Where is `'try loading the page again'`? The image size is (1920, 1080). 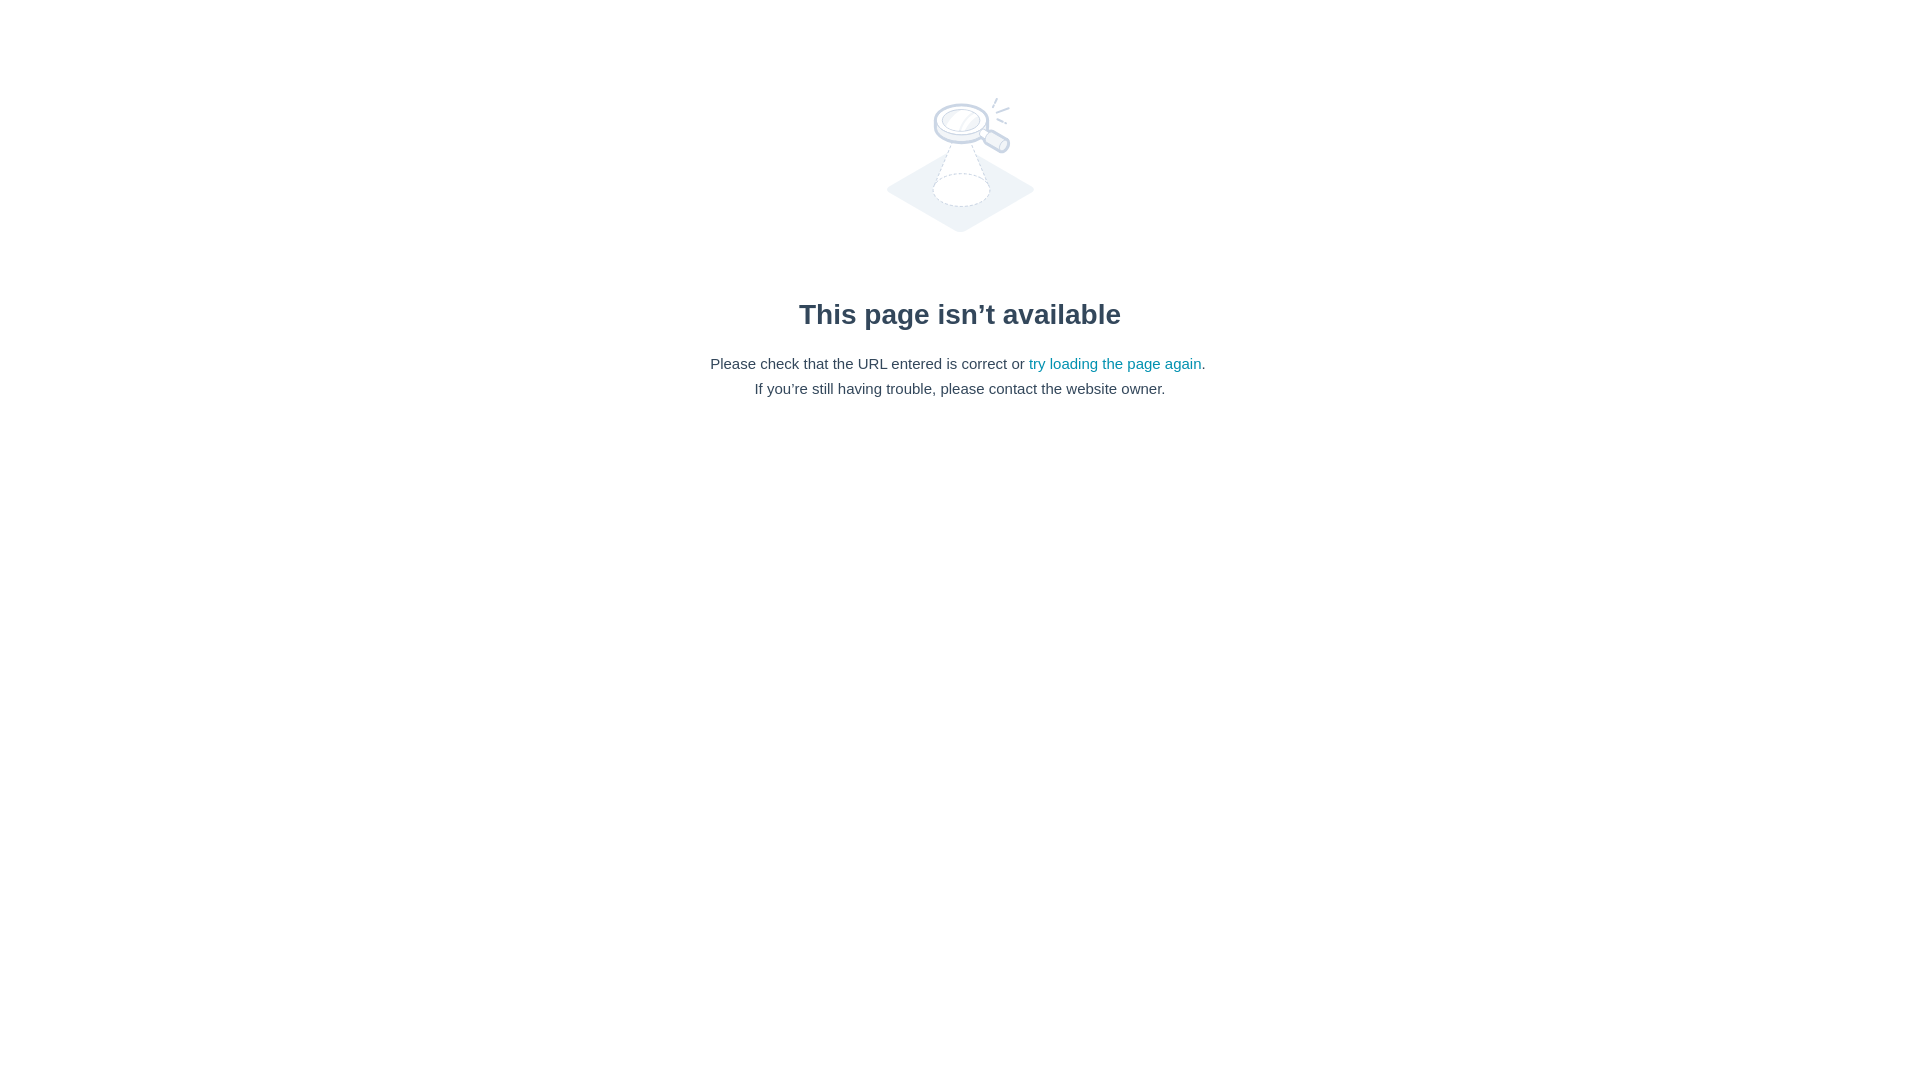
'try loading the page again' is located at coordinates (1114, 362).